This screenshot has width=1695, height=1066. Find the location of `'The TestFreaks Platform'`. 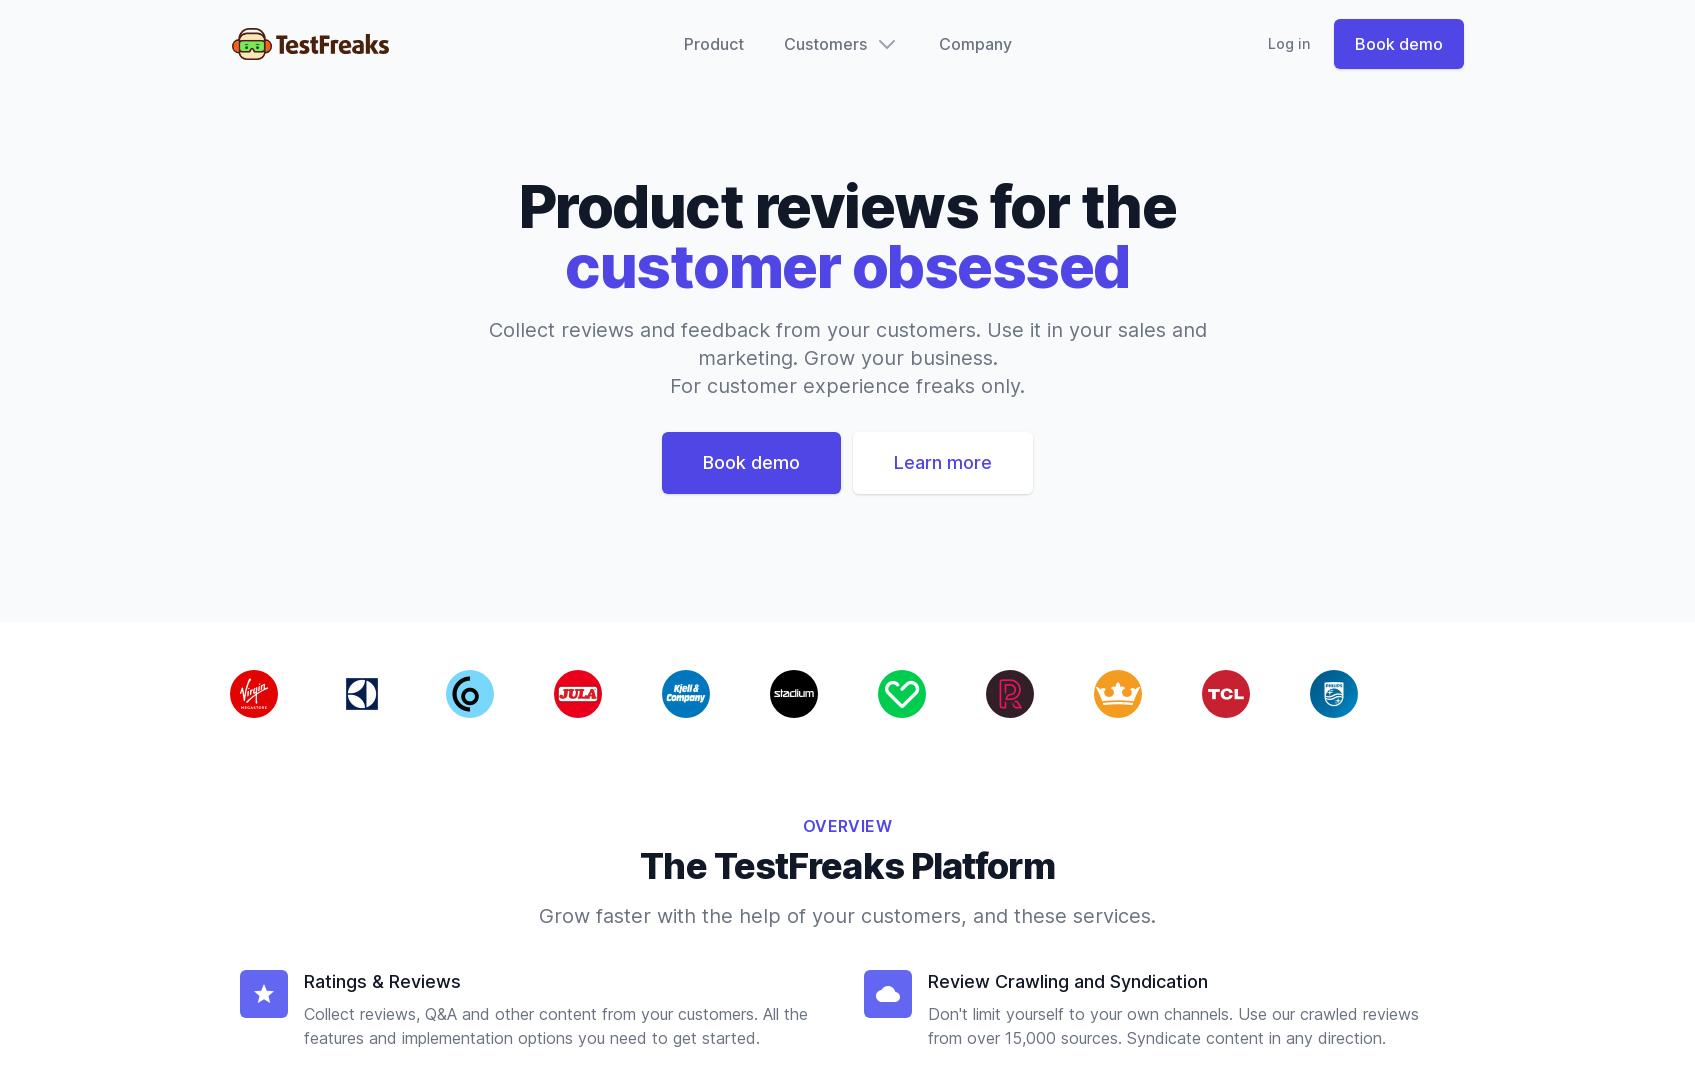

'The TestFreaks Platform' is located at coordinates (846, 866).